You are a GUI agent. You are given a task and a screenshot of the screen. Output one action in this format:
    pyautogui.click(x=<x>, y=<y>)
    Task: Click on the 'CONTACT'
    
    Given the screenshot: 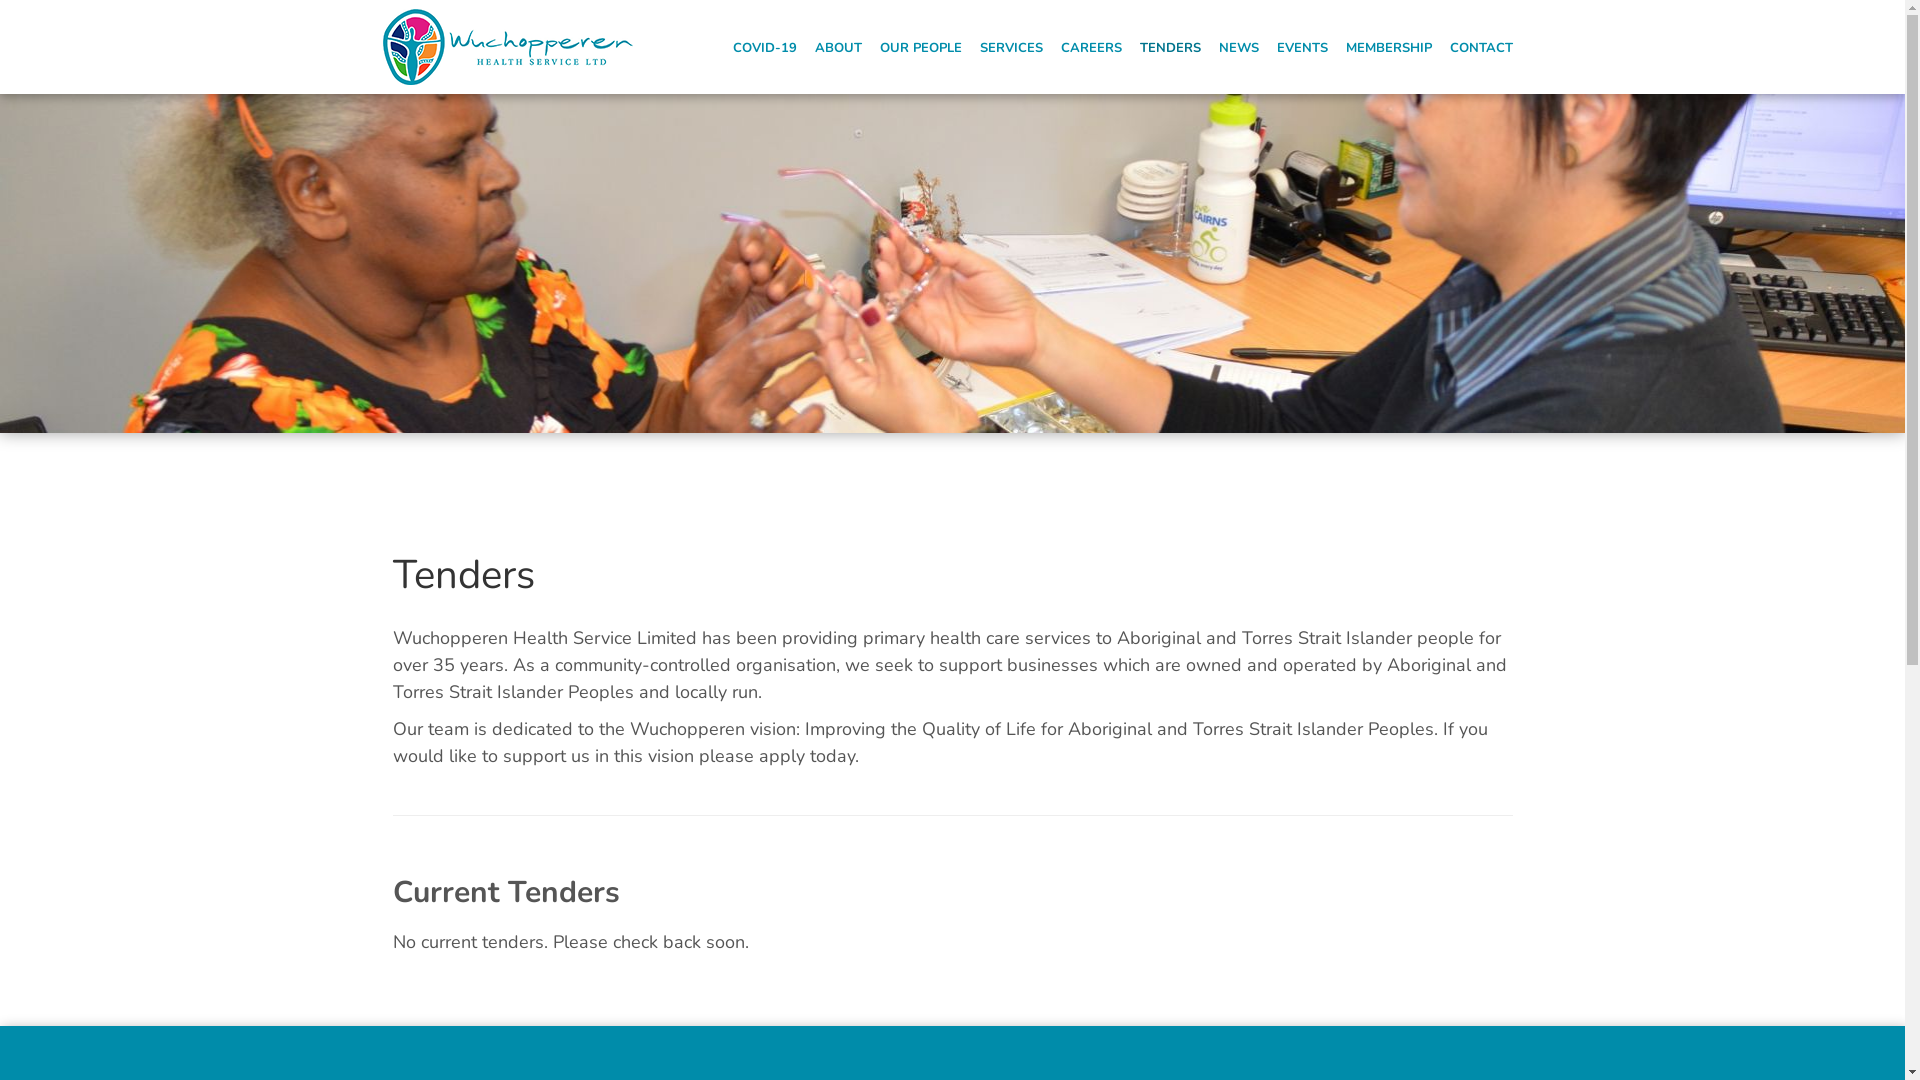 What is the action you would take?
    pyautogui.click(x=1481, y=46)
    